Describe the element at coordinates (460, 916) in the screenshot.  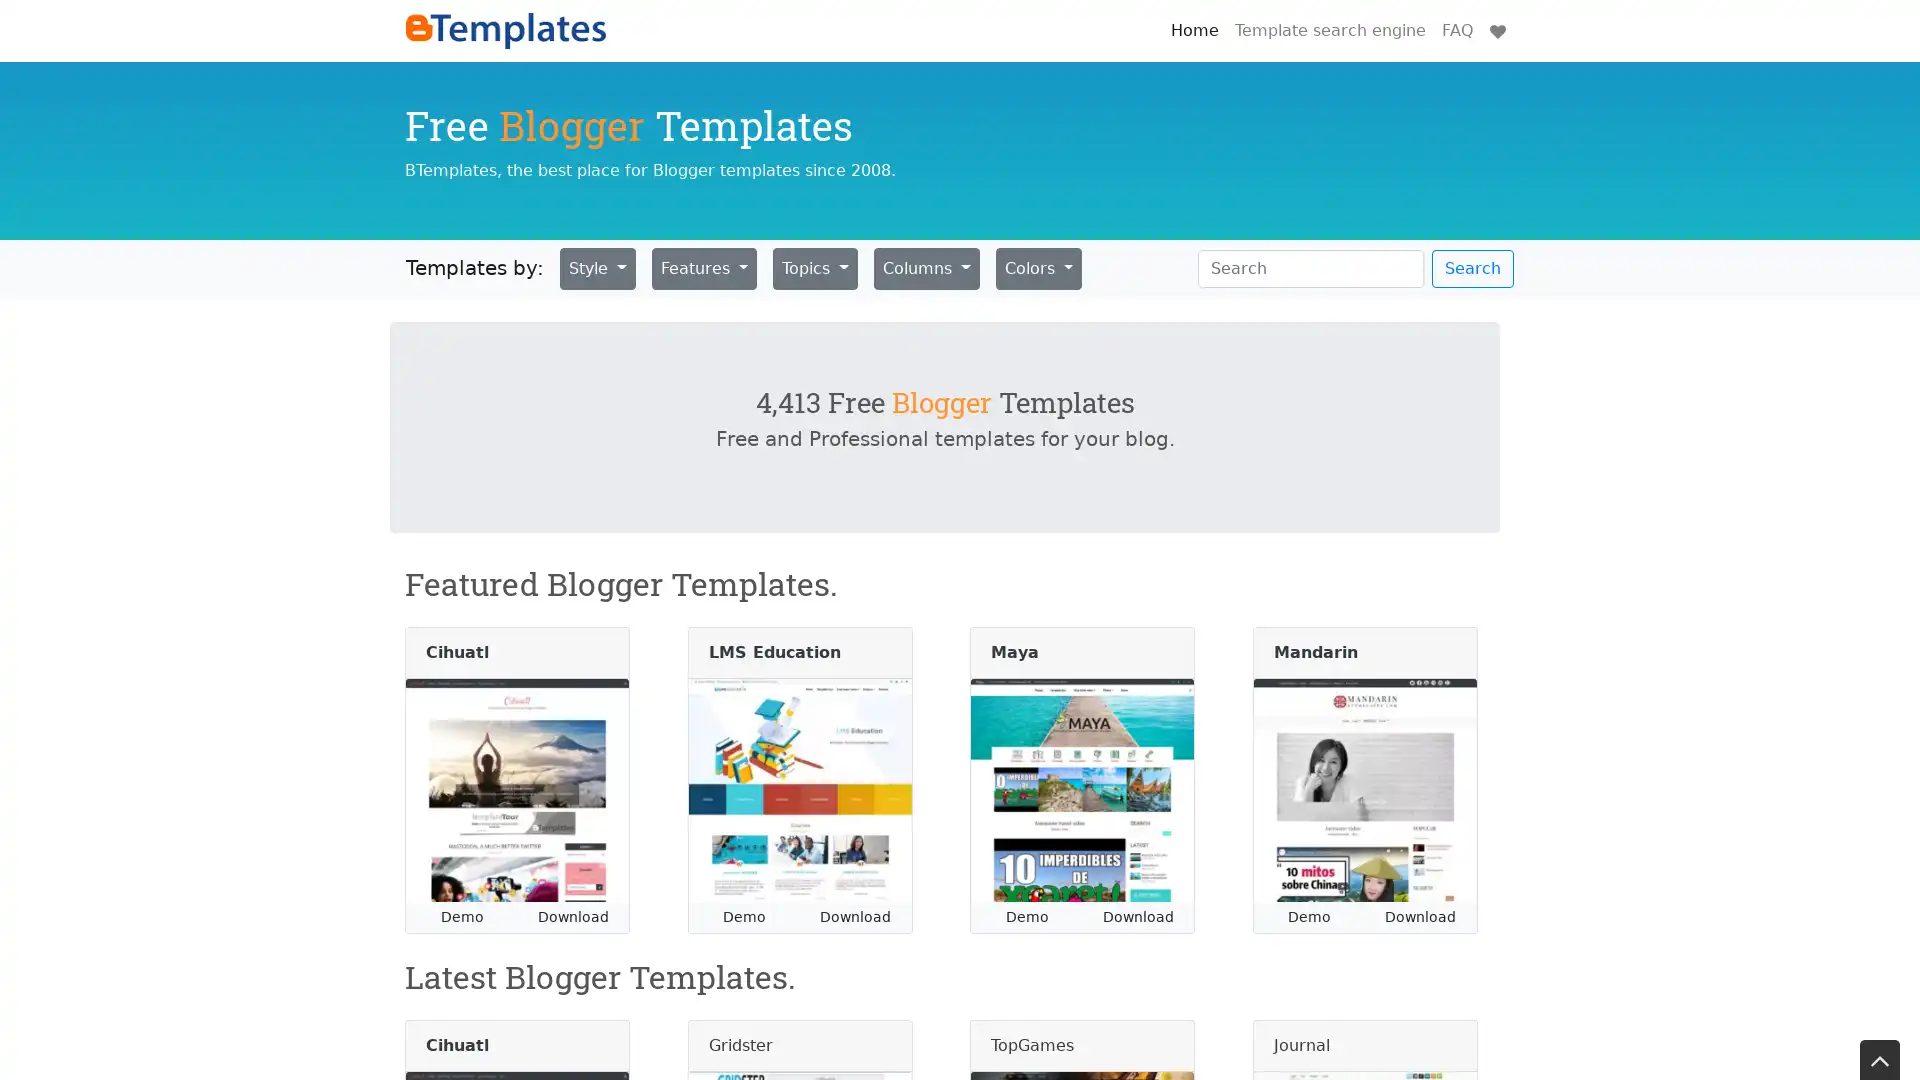
I see `Demo` at that location.